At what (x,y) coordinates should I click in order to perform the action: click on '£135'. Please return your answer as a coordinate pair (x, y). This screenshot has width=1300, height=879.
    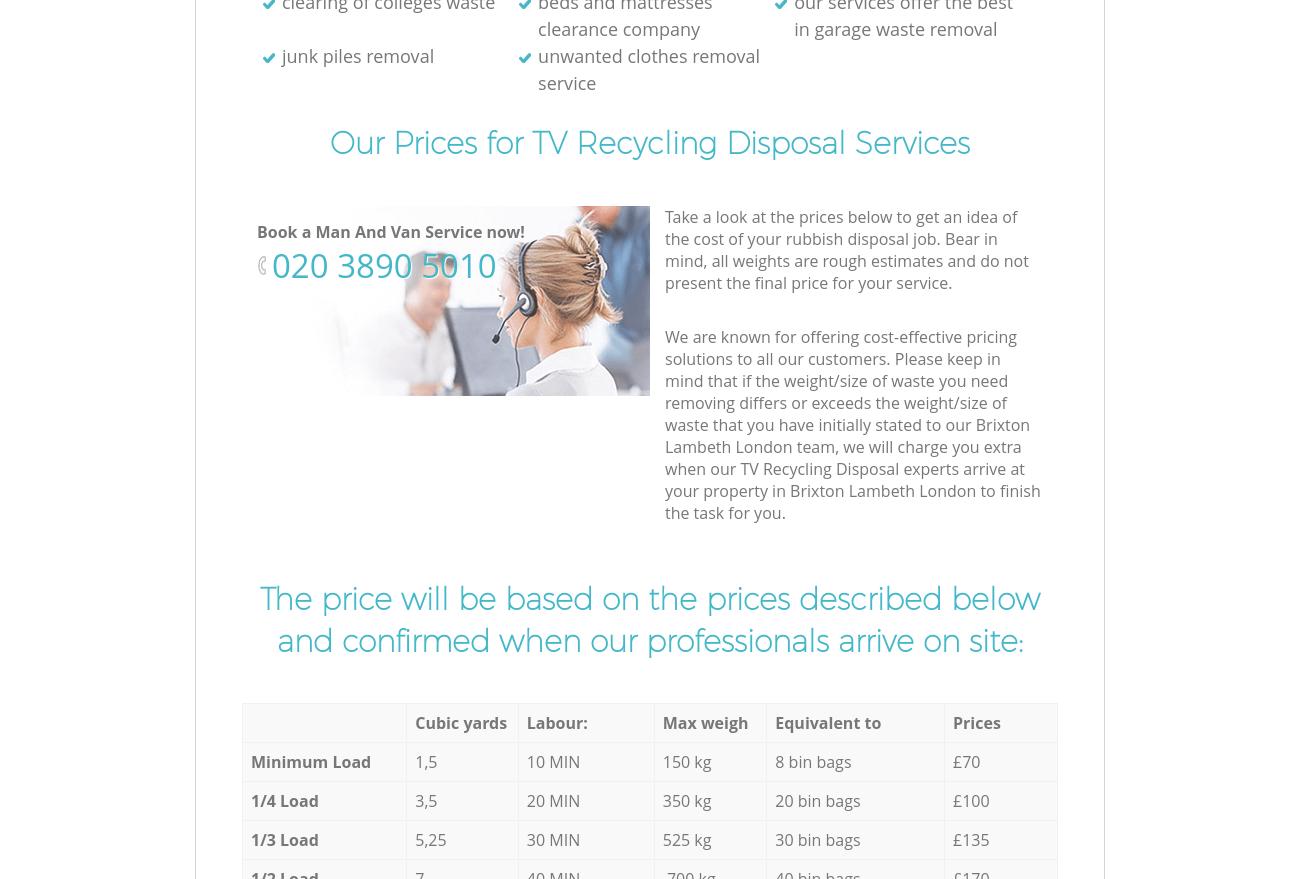
    Looking at the image, I should click on (970, 838).